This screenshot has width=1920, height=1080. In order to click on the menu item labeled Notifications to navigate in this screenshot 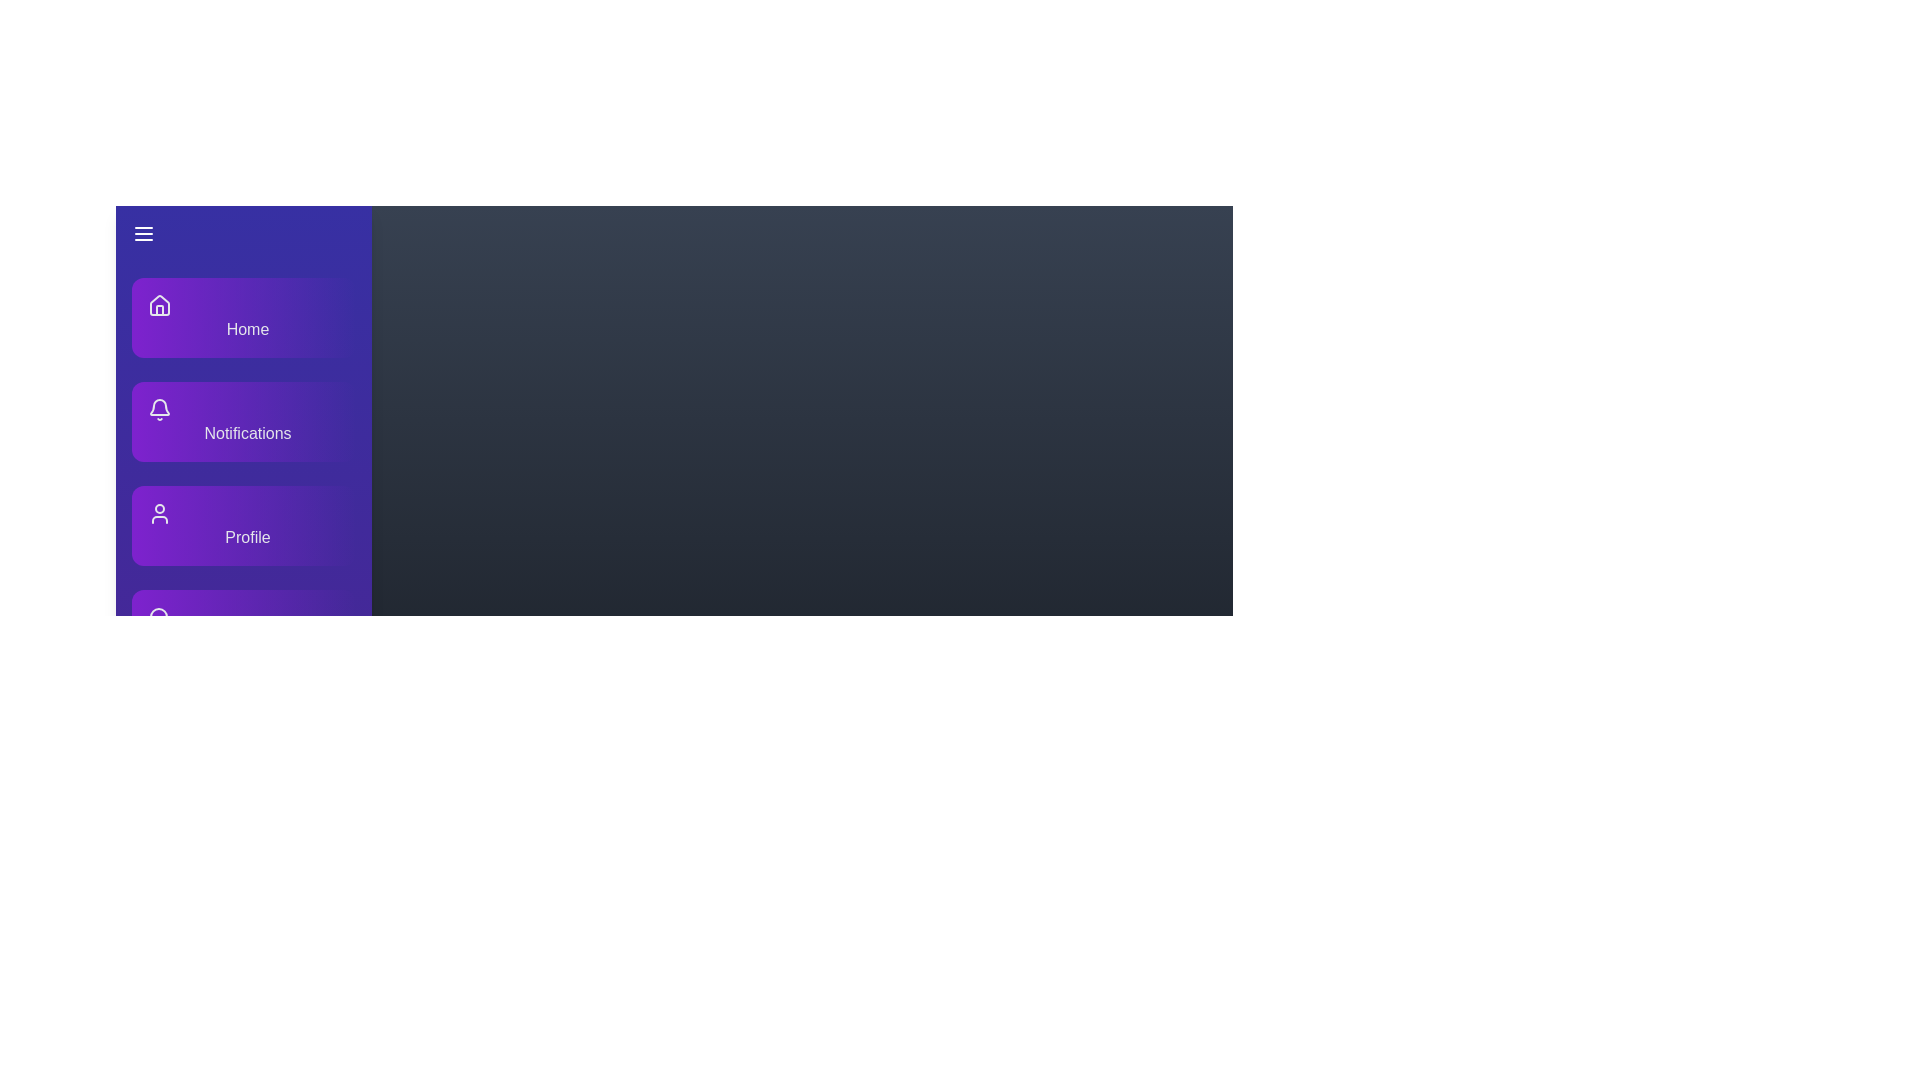, I will do `click(243, 420)`.